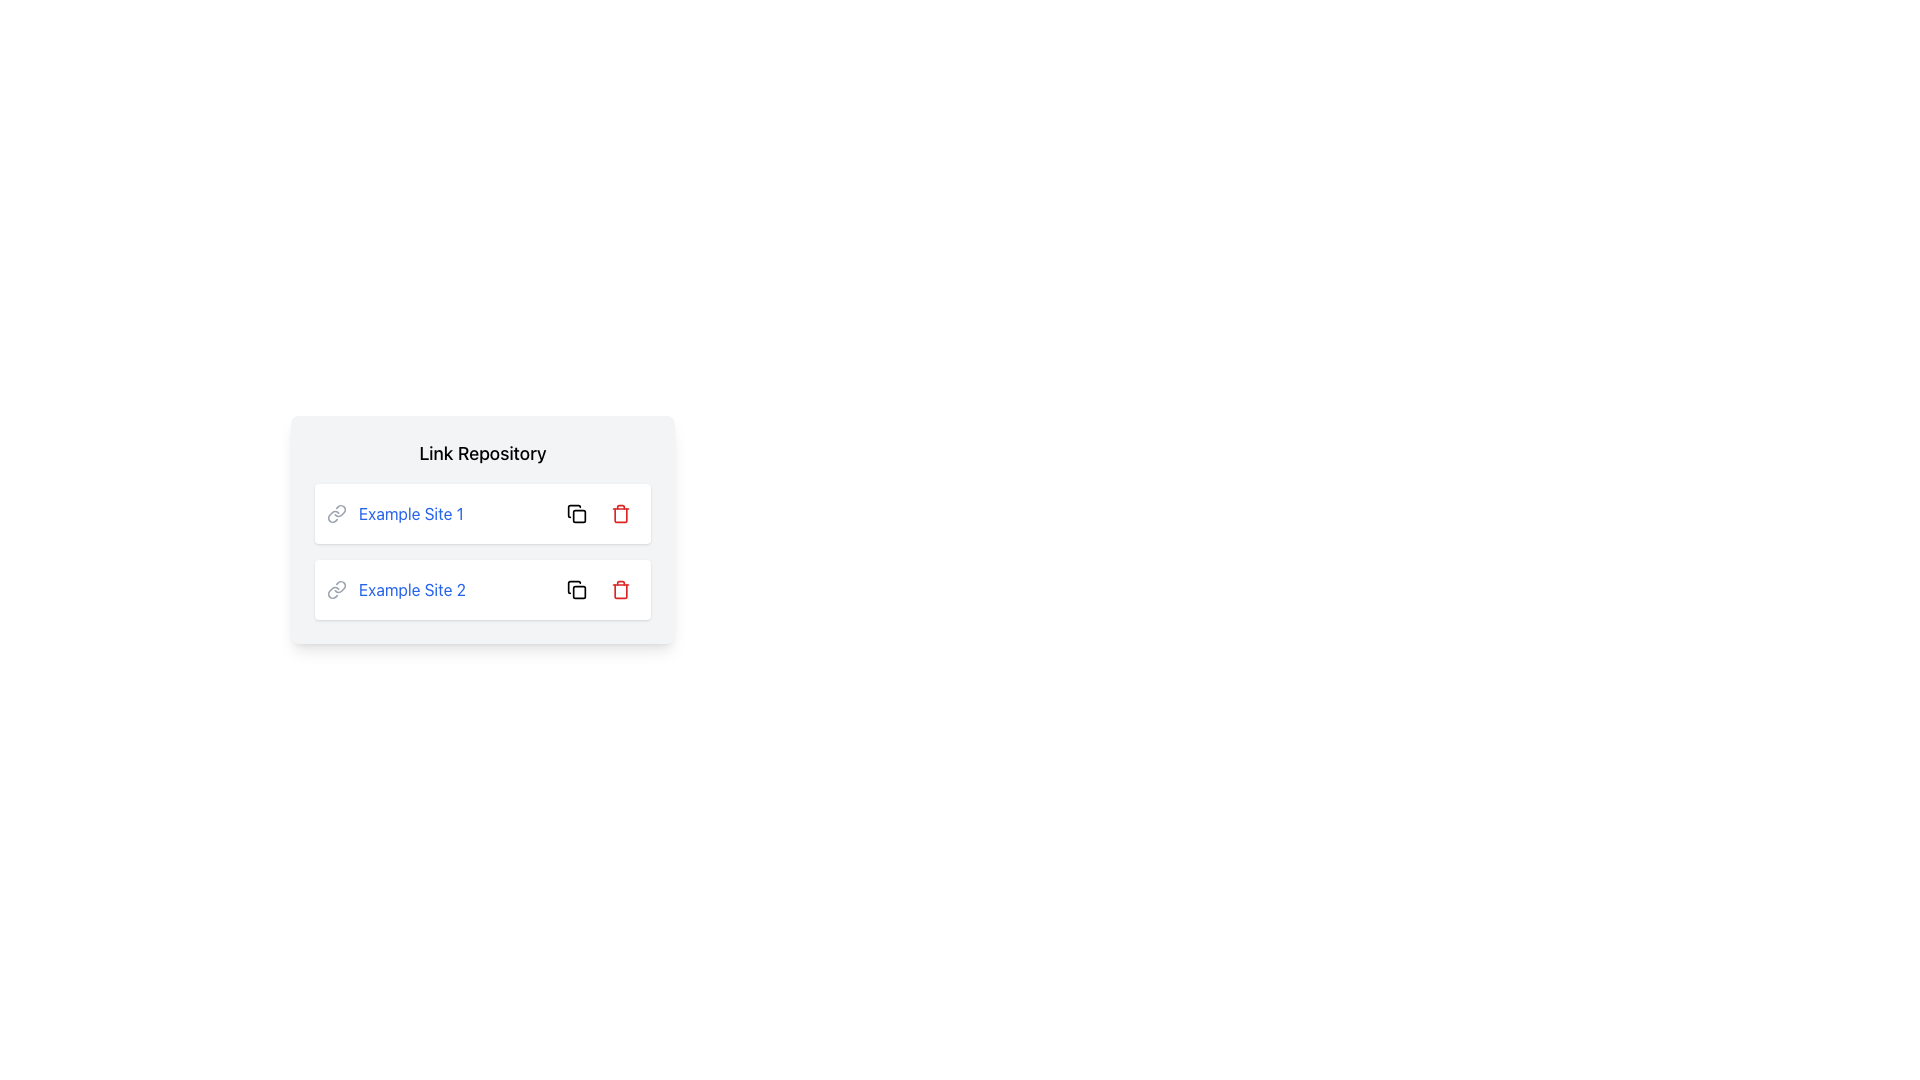  What do you see at coordinates (410, 512) in the screenshot?
I see `the textual hyperlink labeled 'Example Site 1'` at bounding box center [410, 512].